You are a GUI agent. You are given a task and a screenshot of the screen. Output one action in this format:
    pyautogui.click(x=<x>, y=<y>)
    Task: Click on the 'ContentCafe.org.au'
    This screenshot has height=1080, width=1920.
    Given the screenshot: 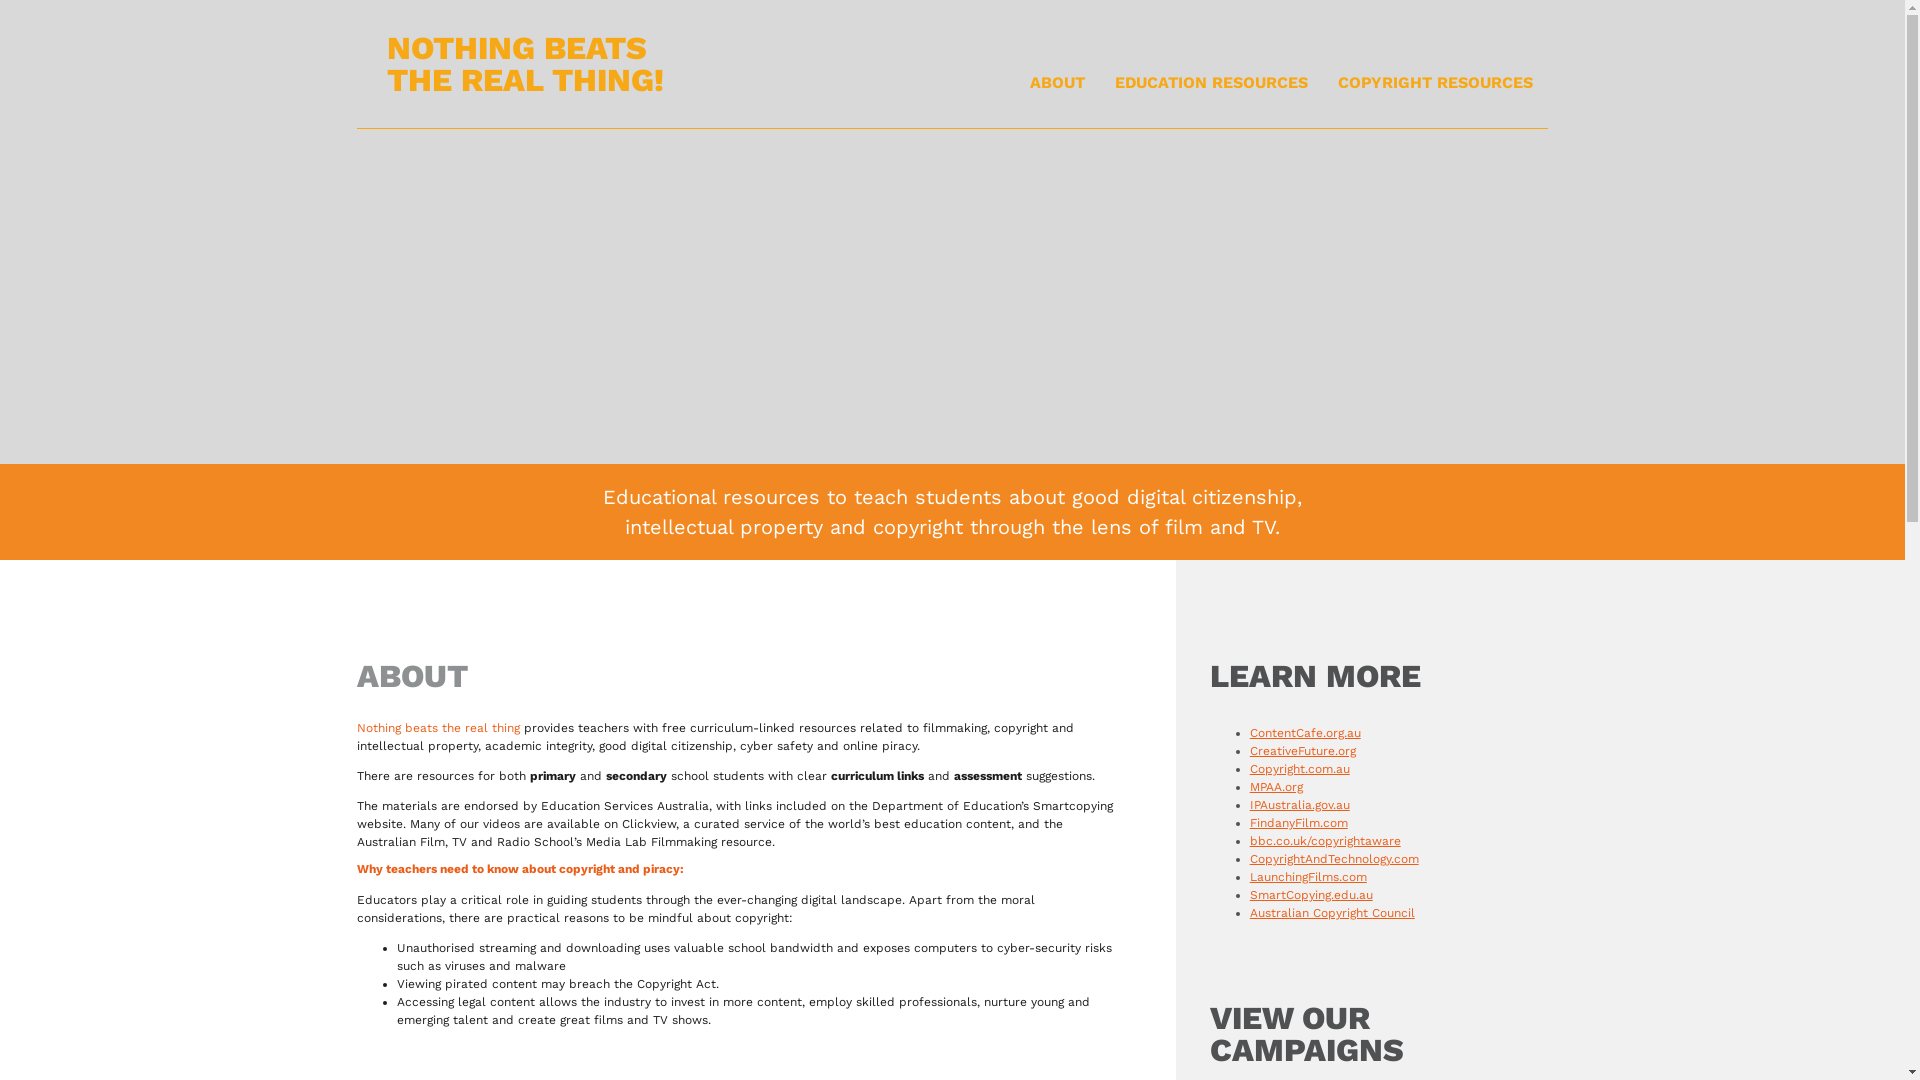 What is the action you would take?
    pyautogui.click(x=1305, y=732)
    